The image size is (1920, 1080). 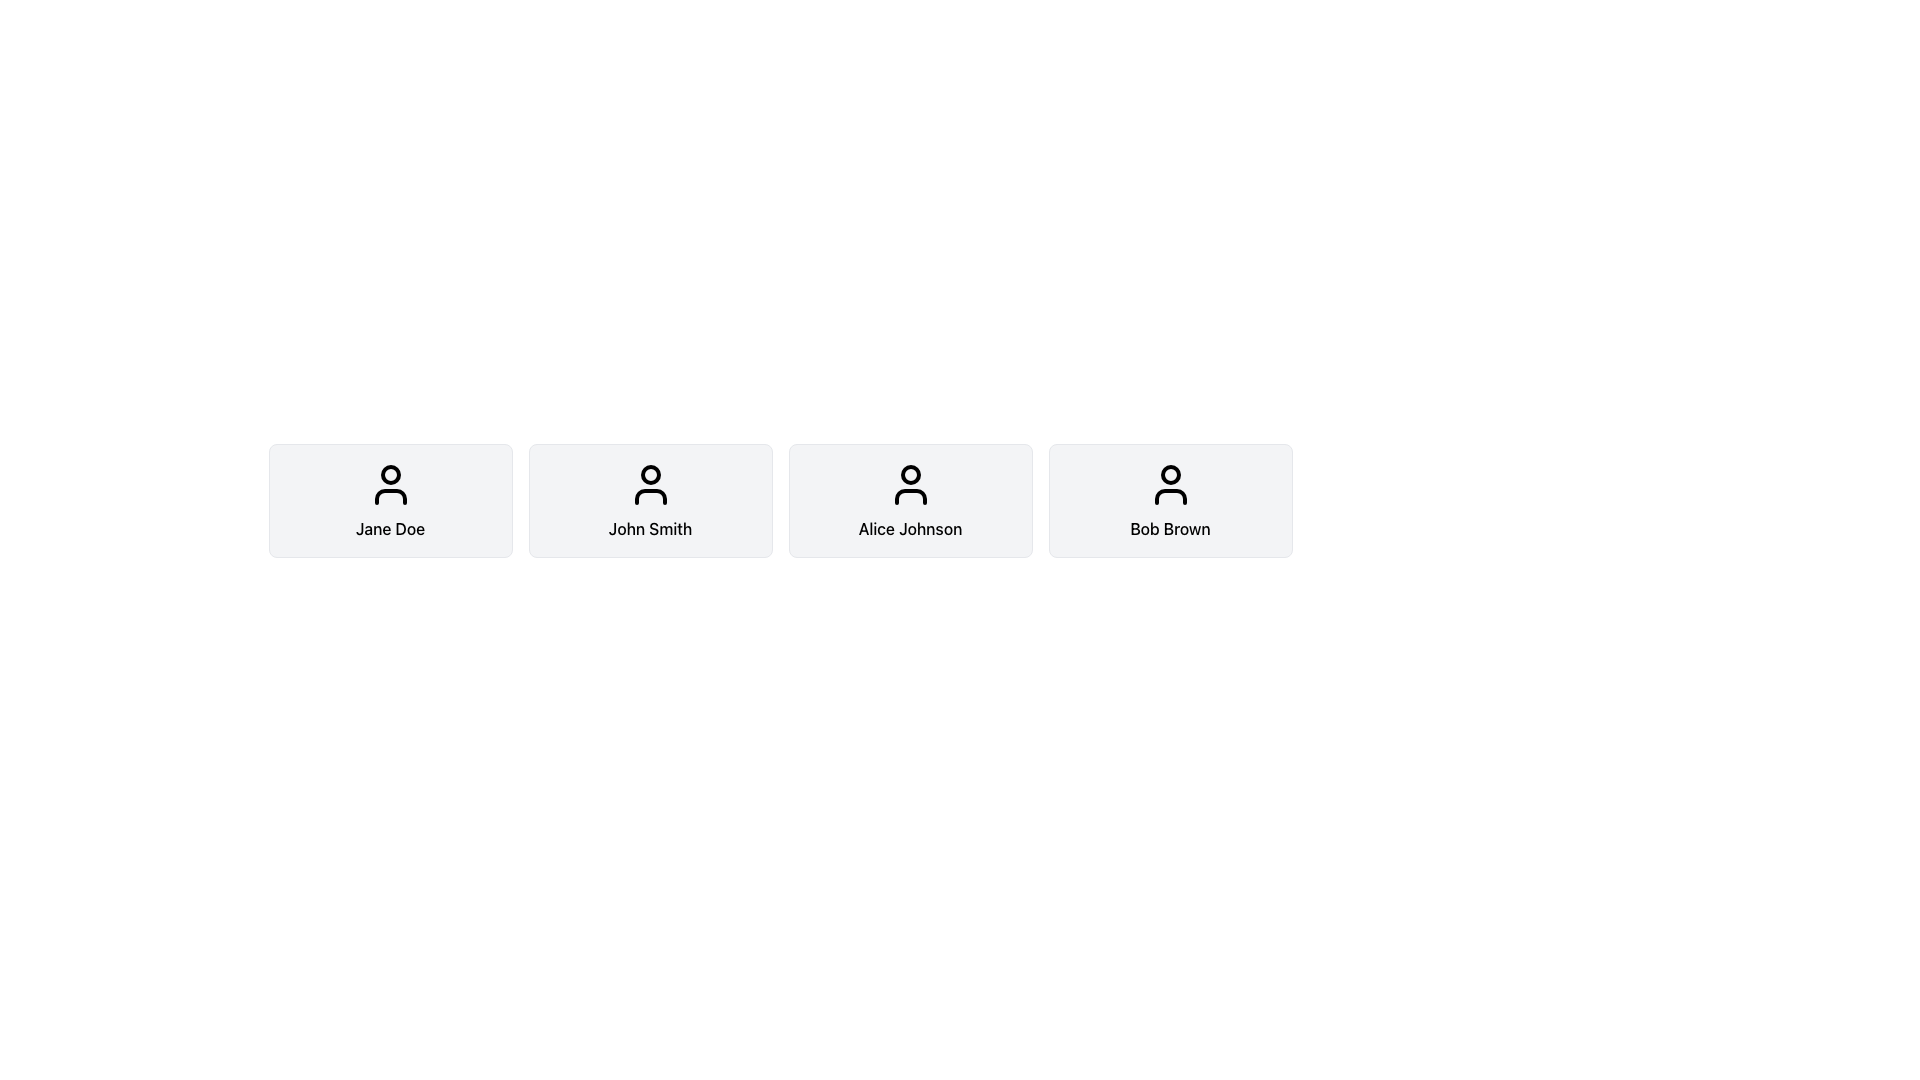 What do you see at coordinates (390, 495) in the screenshot?
I see `the Profile card, which is the first card in a horizontal row of four` at bounding box center [390, 495].